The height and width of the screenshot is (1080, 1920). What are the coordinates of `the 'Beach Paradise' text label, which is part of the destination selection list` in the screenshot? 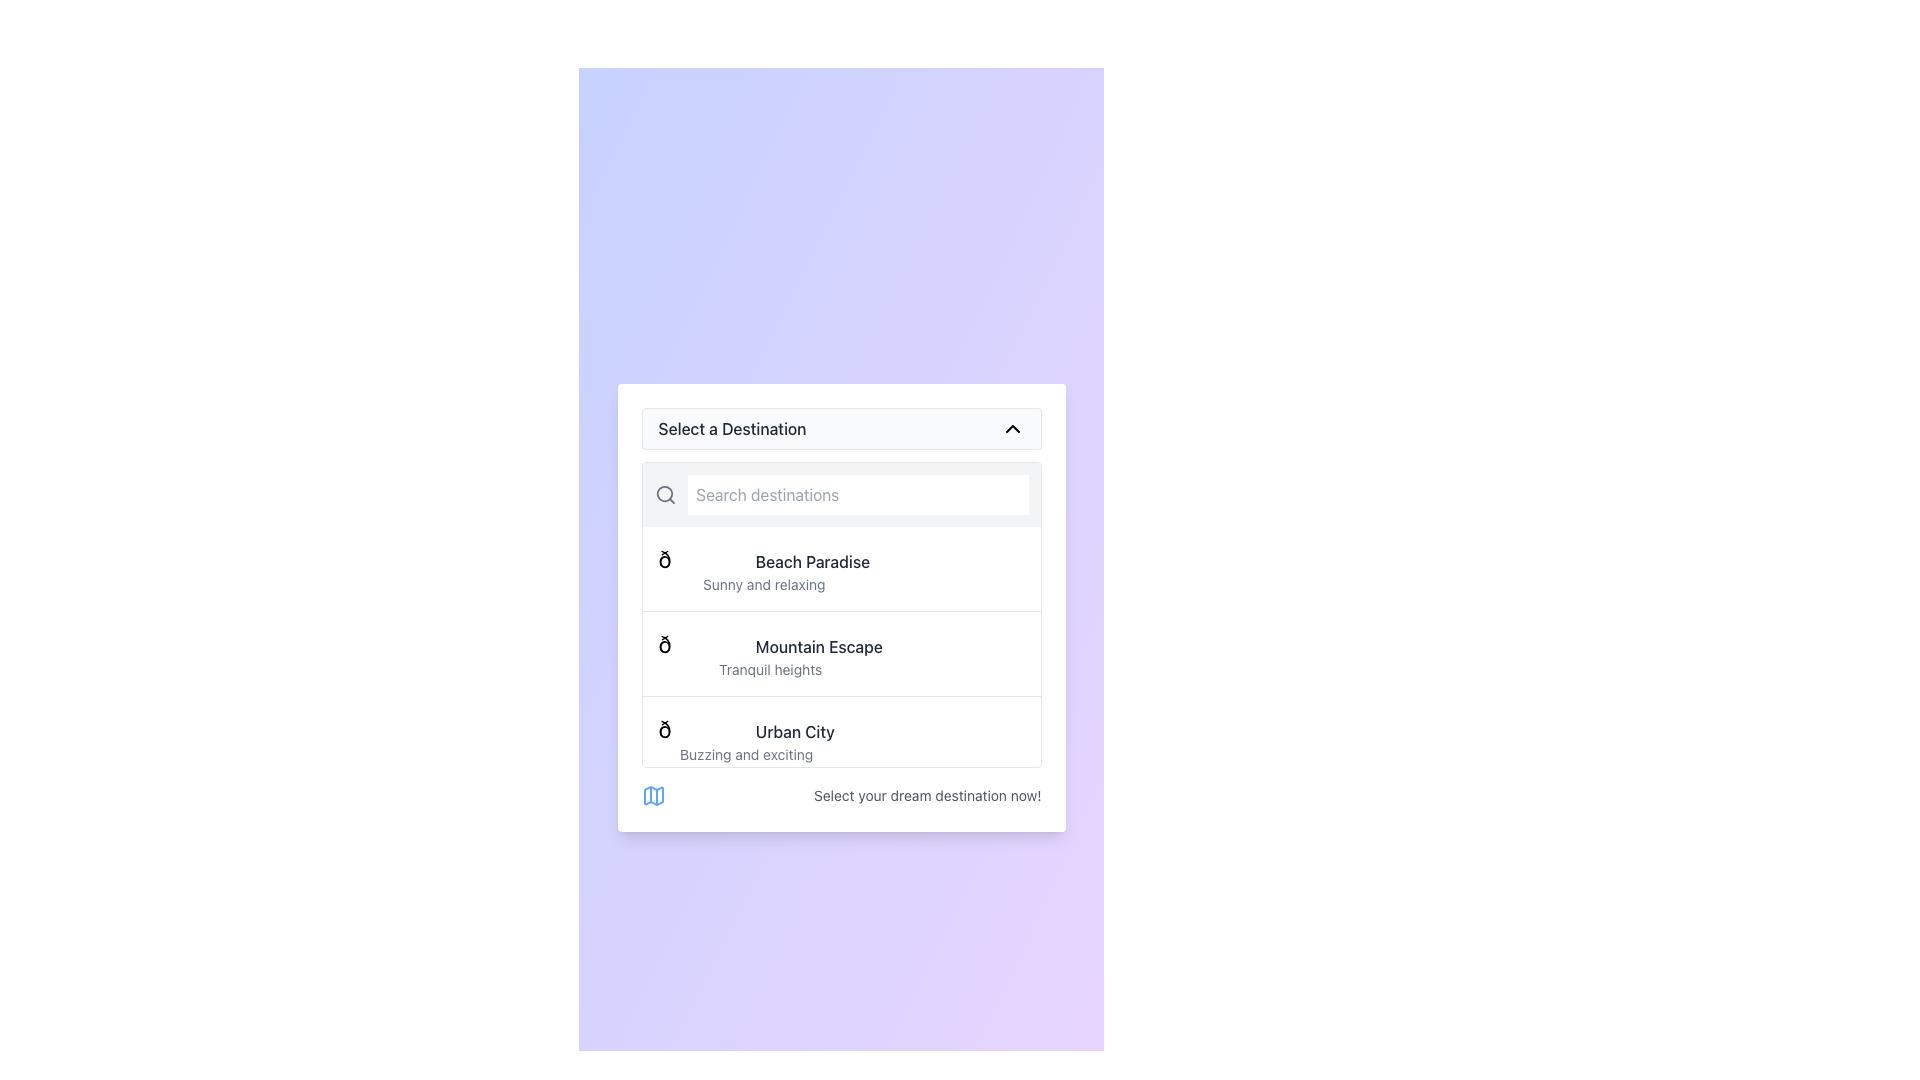 It's located at (812, 562).